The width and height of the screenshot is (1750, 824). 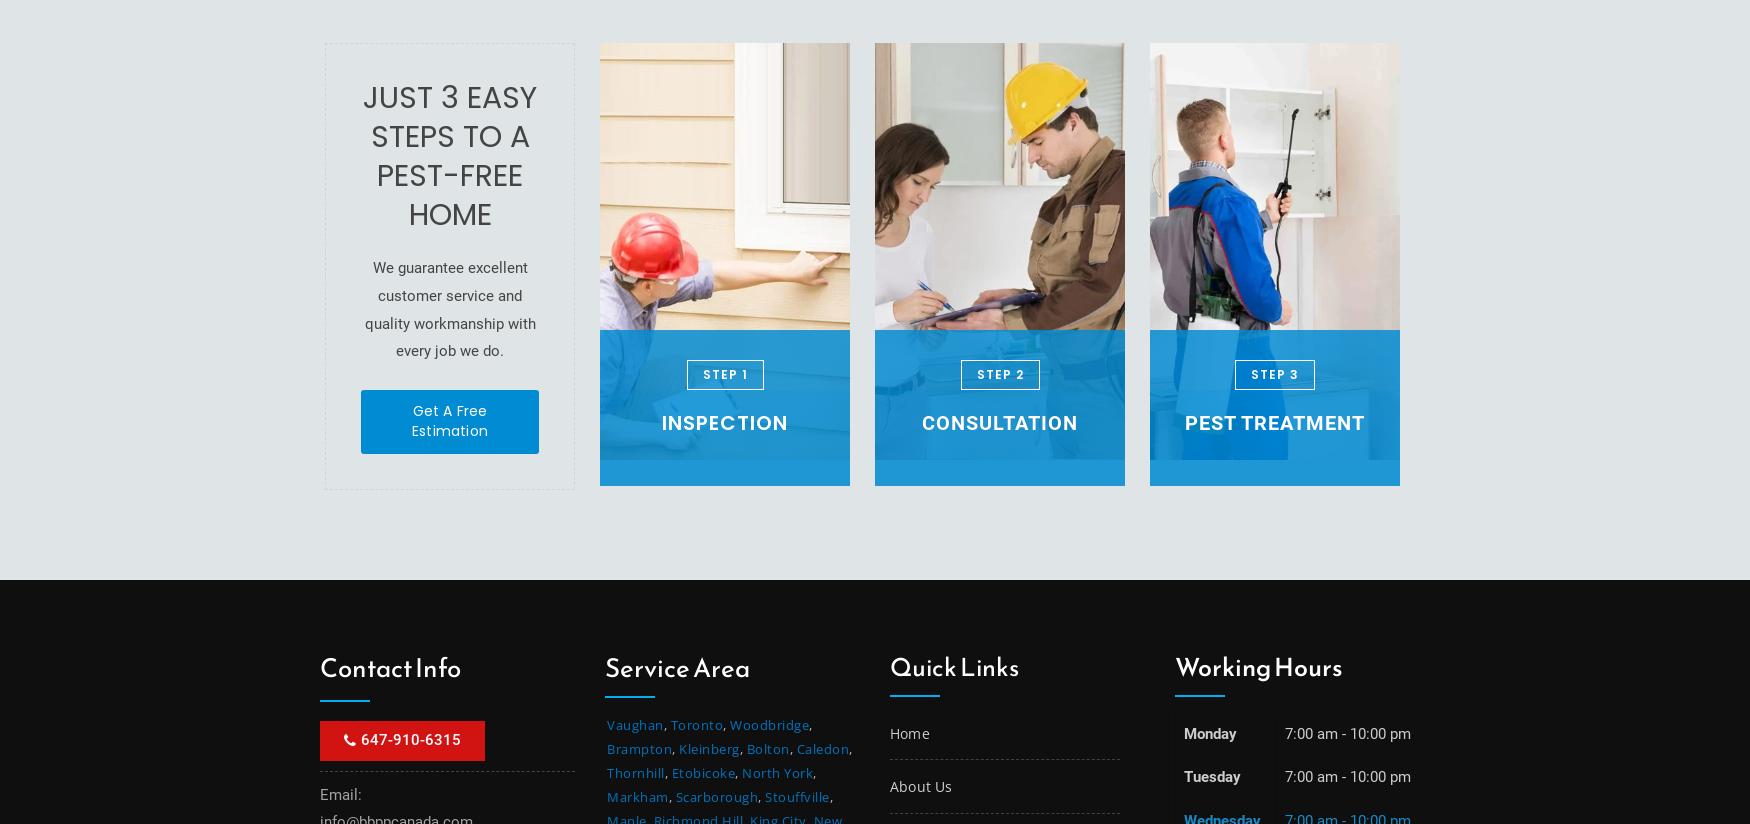 What do you see at coordinates (954, 666) in the screenshot?
I see `'Quick Links'` at bounding box center [954, 666].